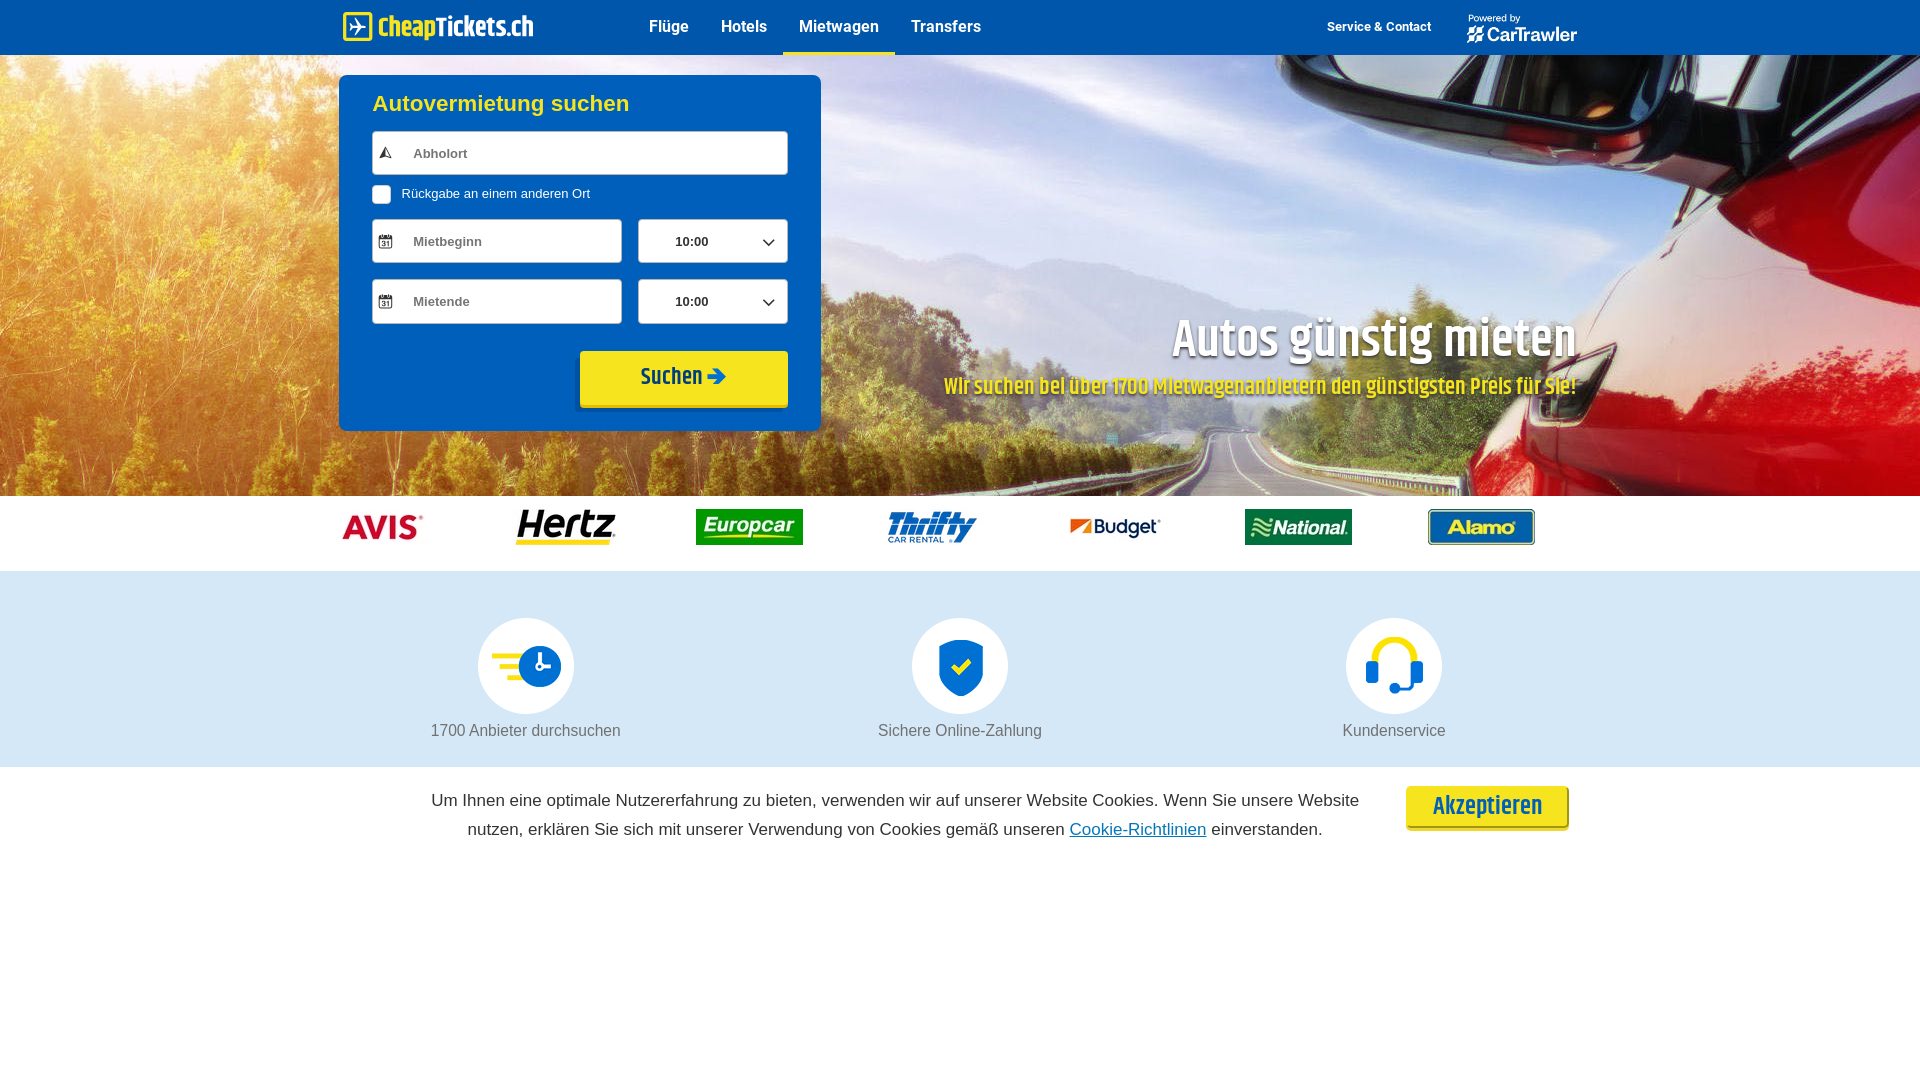 The image size is (1920, 1080). Describe the element at coordinates (944, 27) in the screenshot. I see `'Transfers'` at that location.